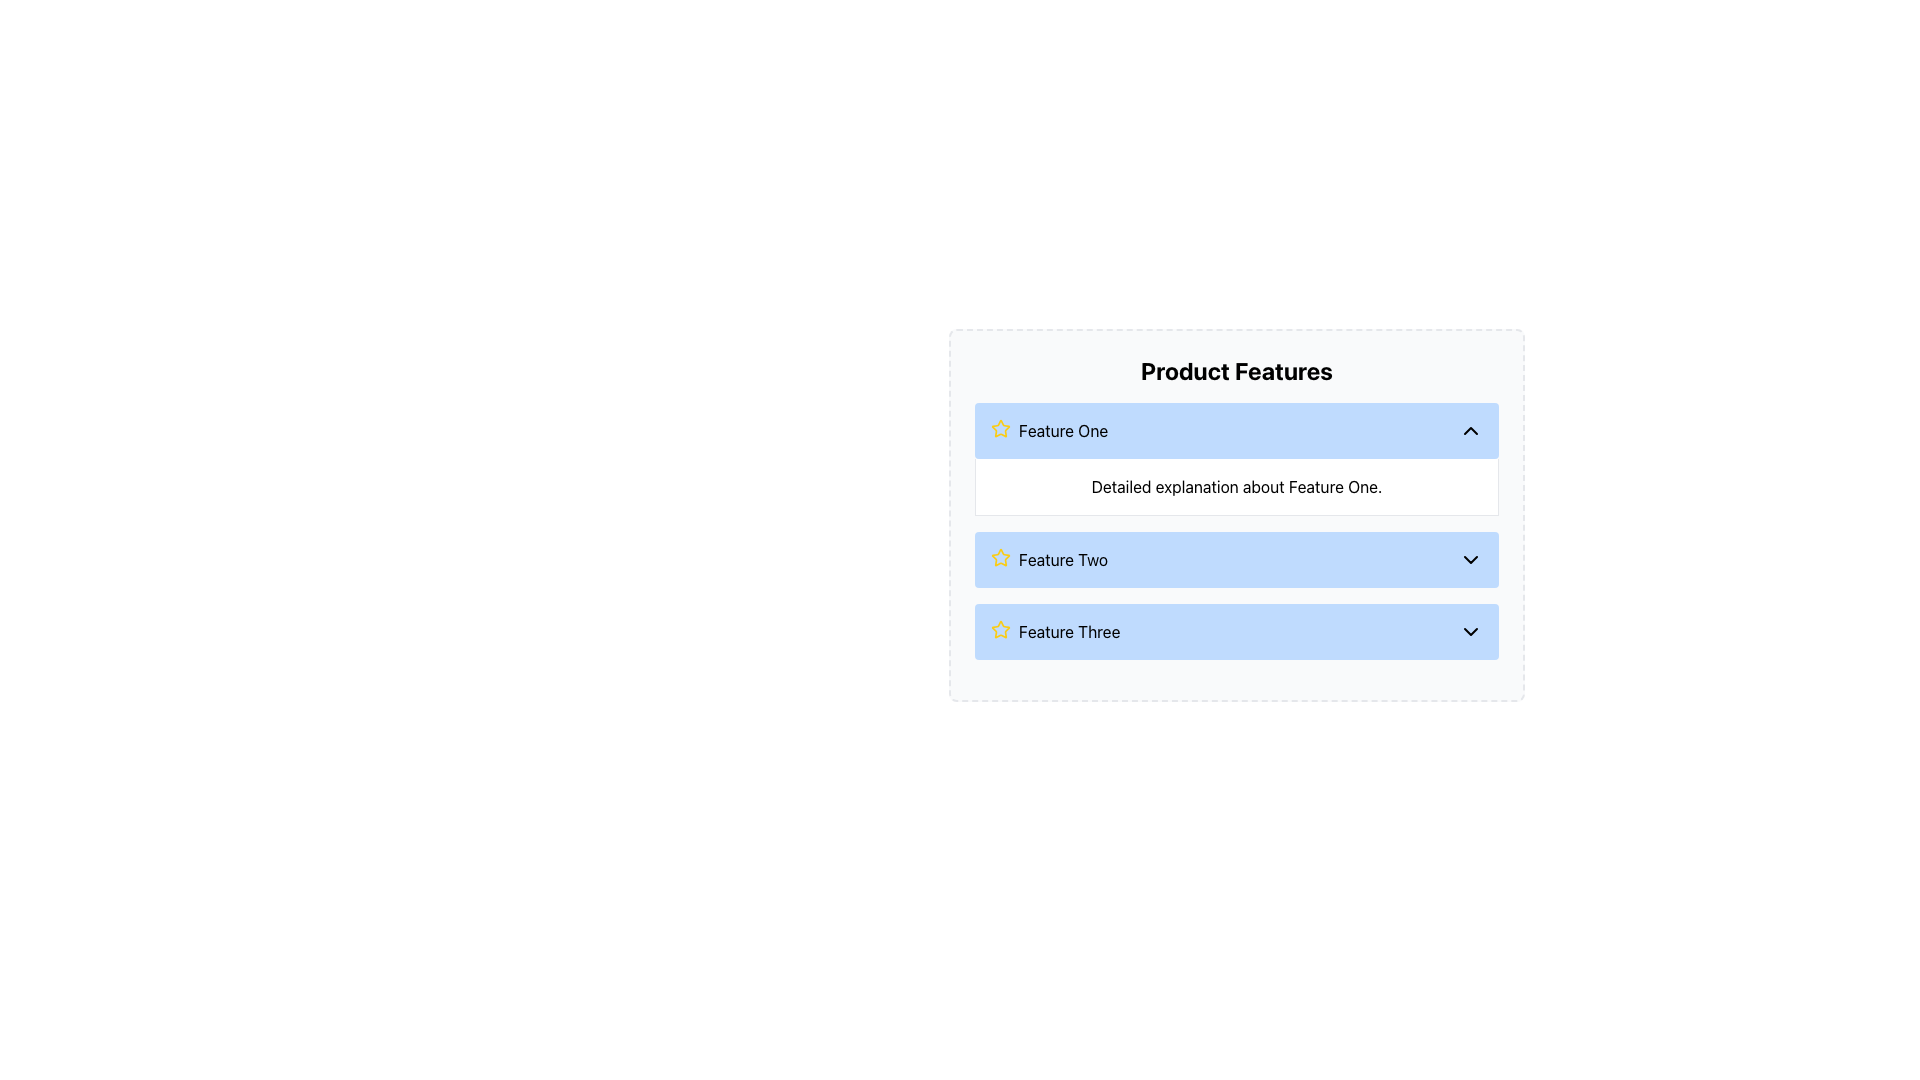  I want to click on the 'Feature Two' text label, which is styled with a light-blue background and has a yellow star icon on its left, located in the center of the 'Product Features' section, so click(1048, 559).